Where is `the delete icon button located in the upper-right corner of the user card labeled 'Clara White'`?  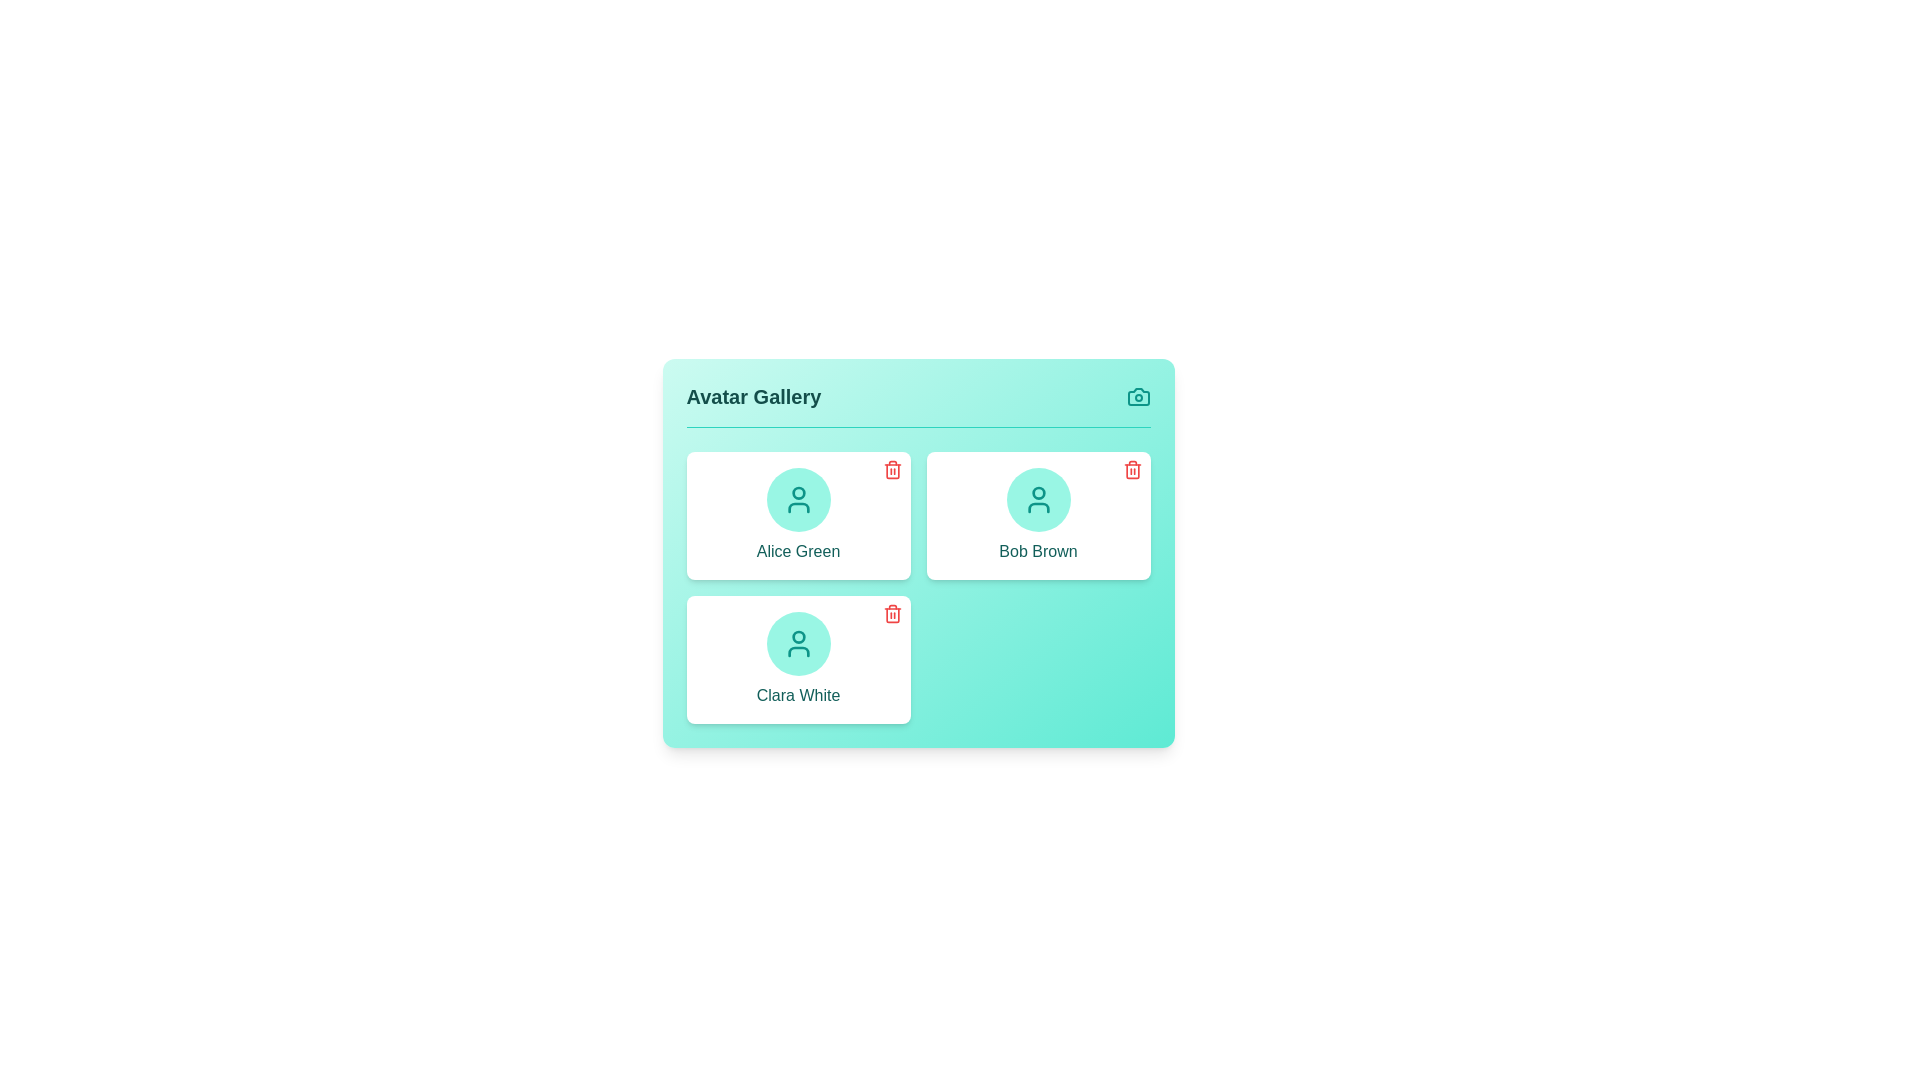
the delete icon button located in the upper-right corner of the user card labeled 'Clara White' is located at coordinates (891, 612).